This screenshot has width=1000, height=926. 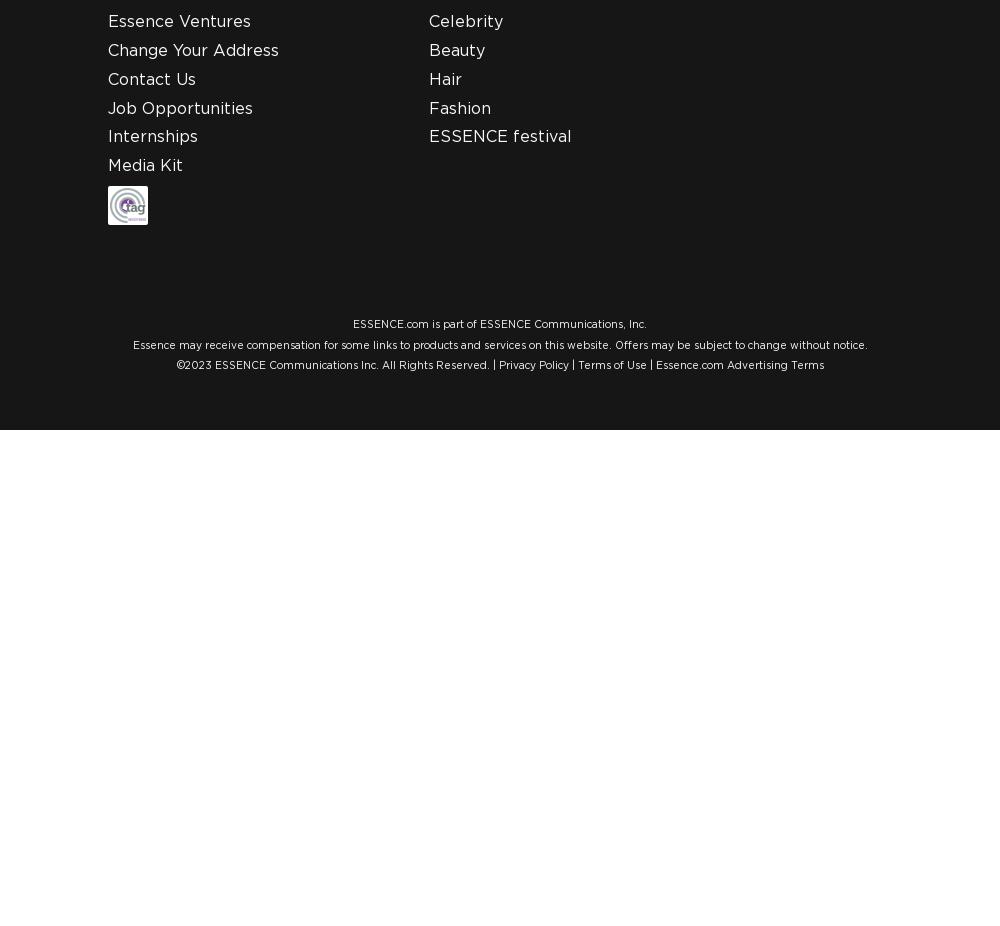 I want to click on 'Hair', so click(x=444, y=77).